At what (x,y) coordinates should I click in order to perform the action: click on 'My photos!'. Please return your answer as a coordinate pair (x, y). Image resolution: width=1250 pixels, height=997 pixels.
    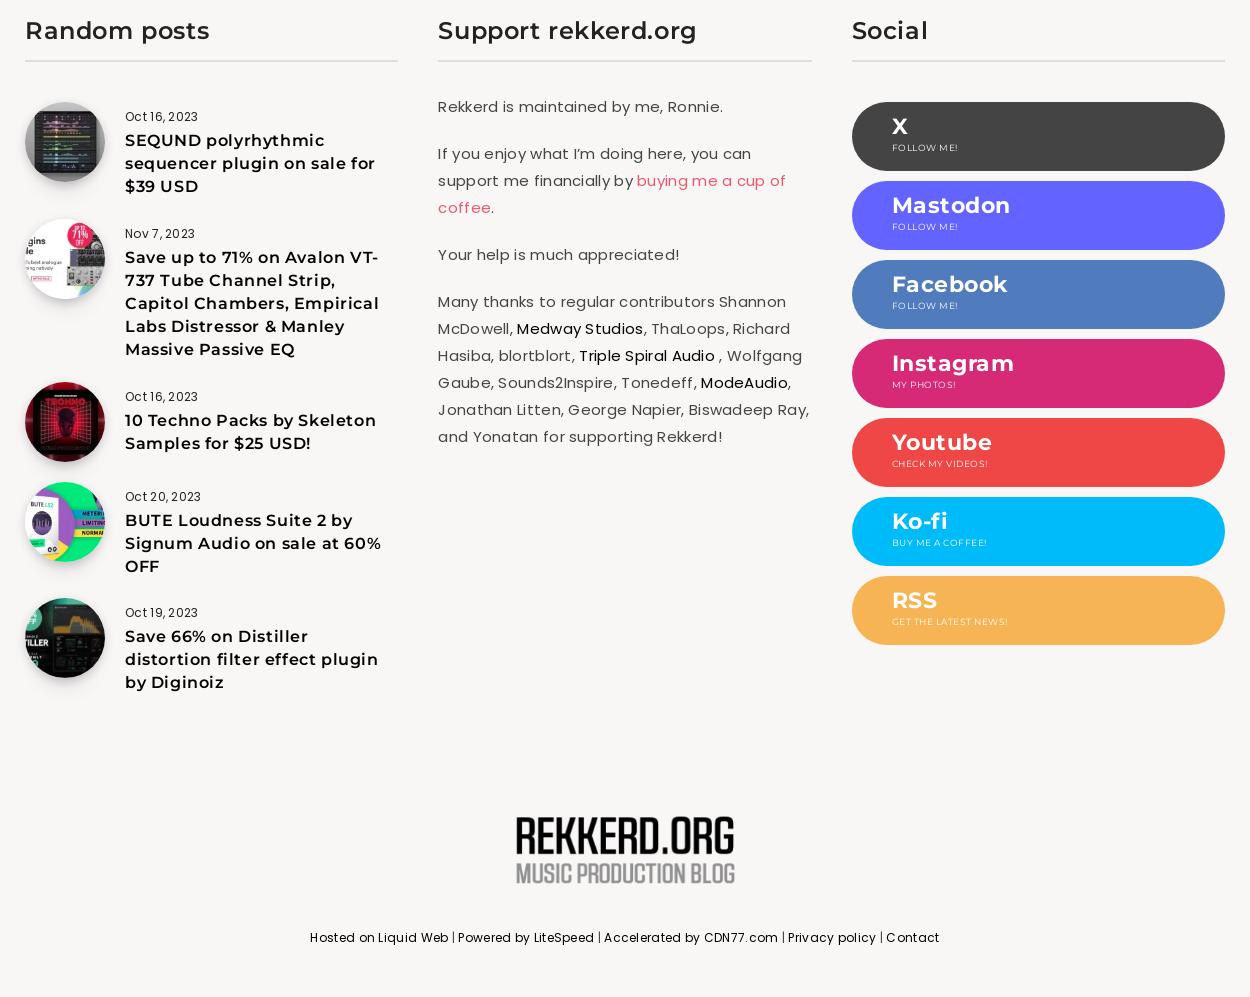
    Looking at the image, I should click on (922, 384).